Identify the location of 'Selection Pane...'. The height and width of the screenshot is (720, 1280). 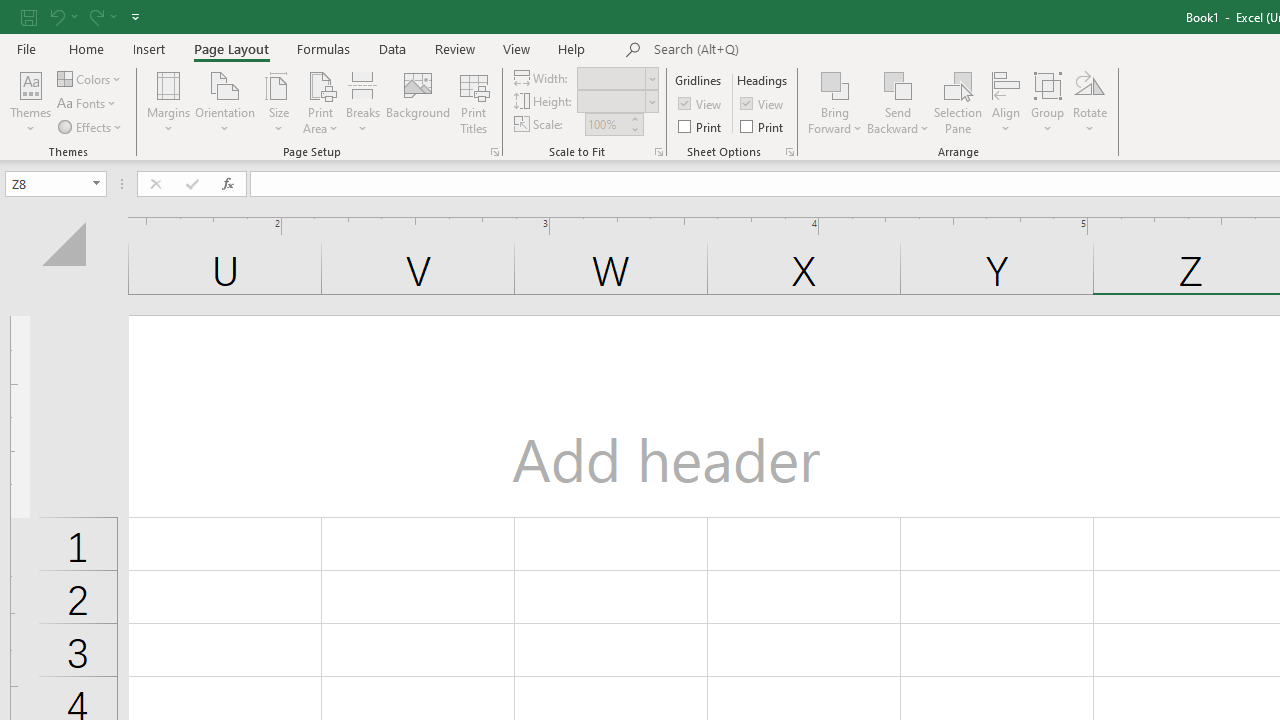
(957, 103).